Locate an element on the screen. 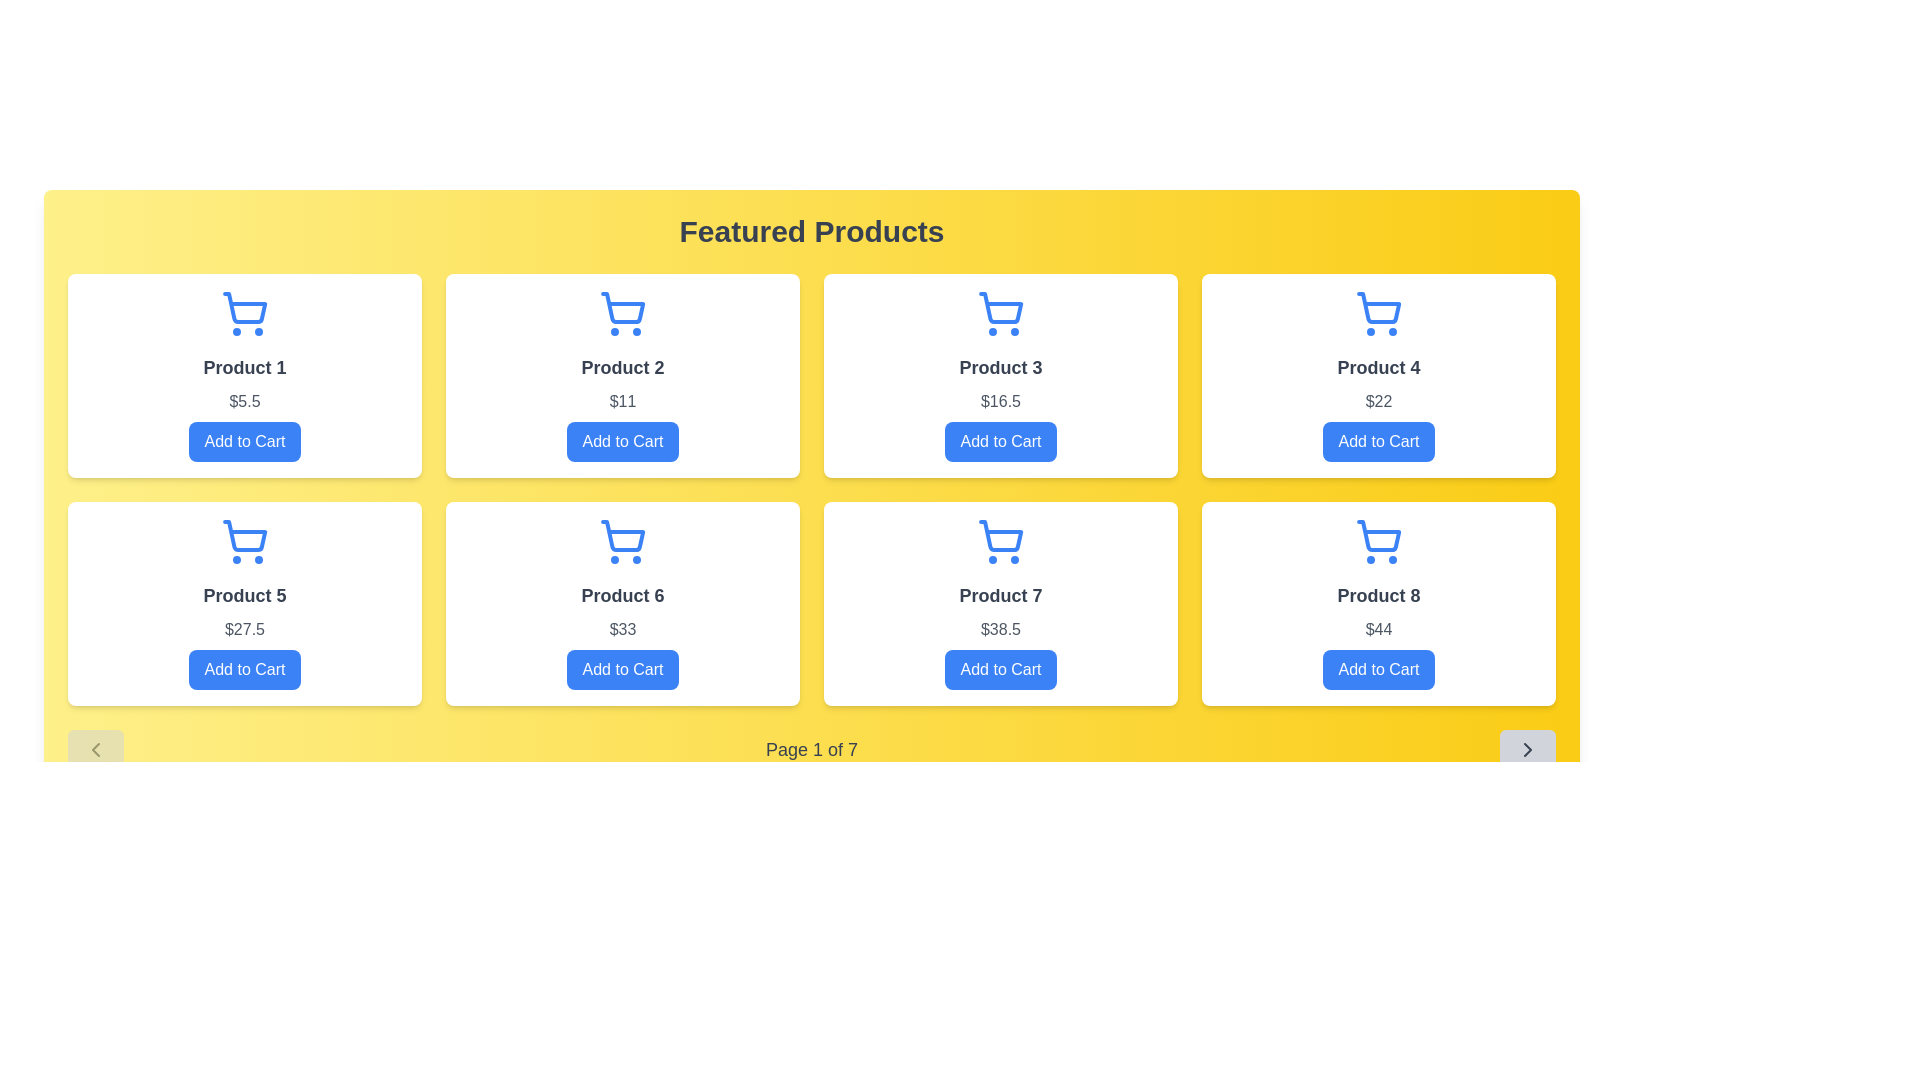  the monetary value displayed as '$44' in the product card for 'Product 8', which is styled in gray color and centered alignment is located at coordinates (1377, 628).